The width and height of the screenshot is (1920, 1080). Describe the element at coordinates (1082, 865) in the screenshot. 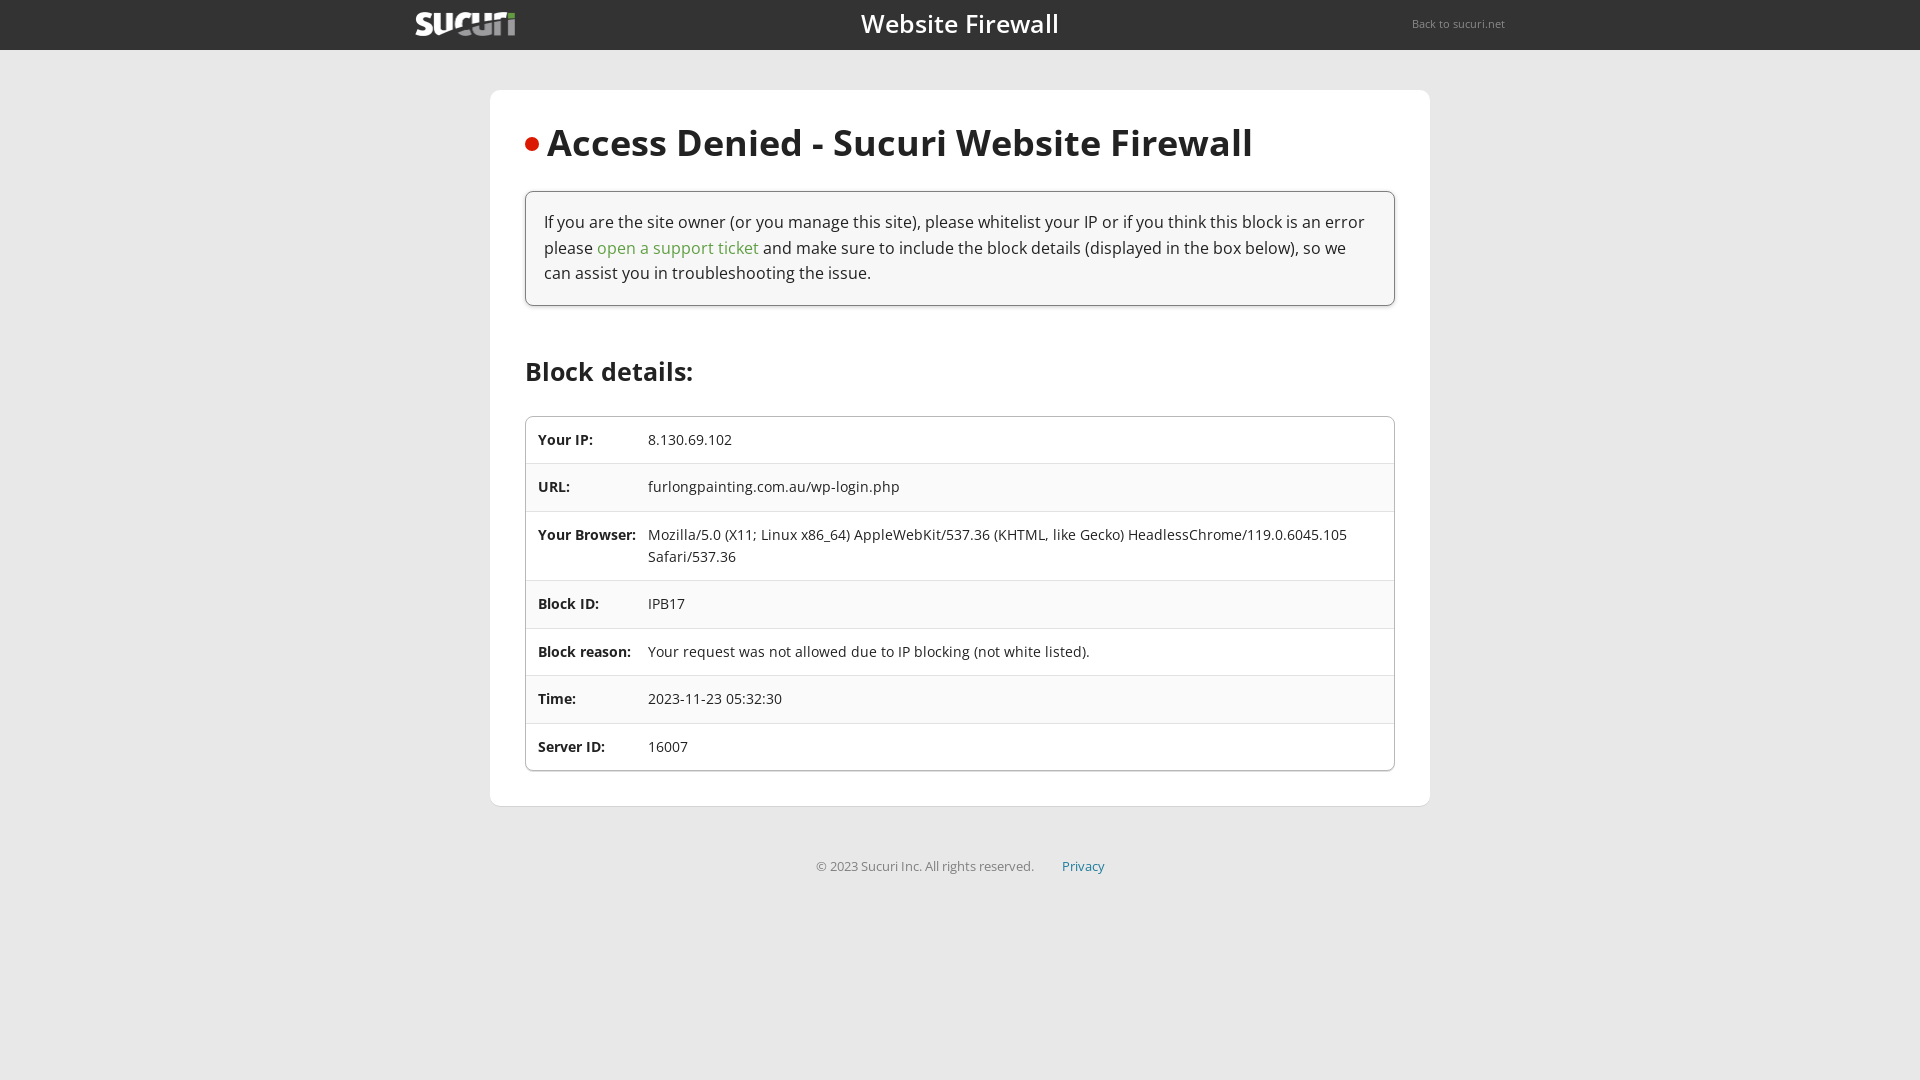

I see `'Privacy'` at that location.